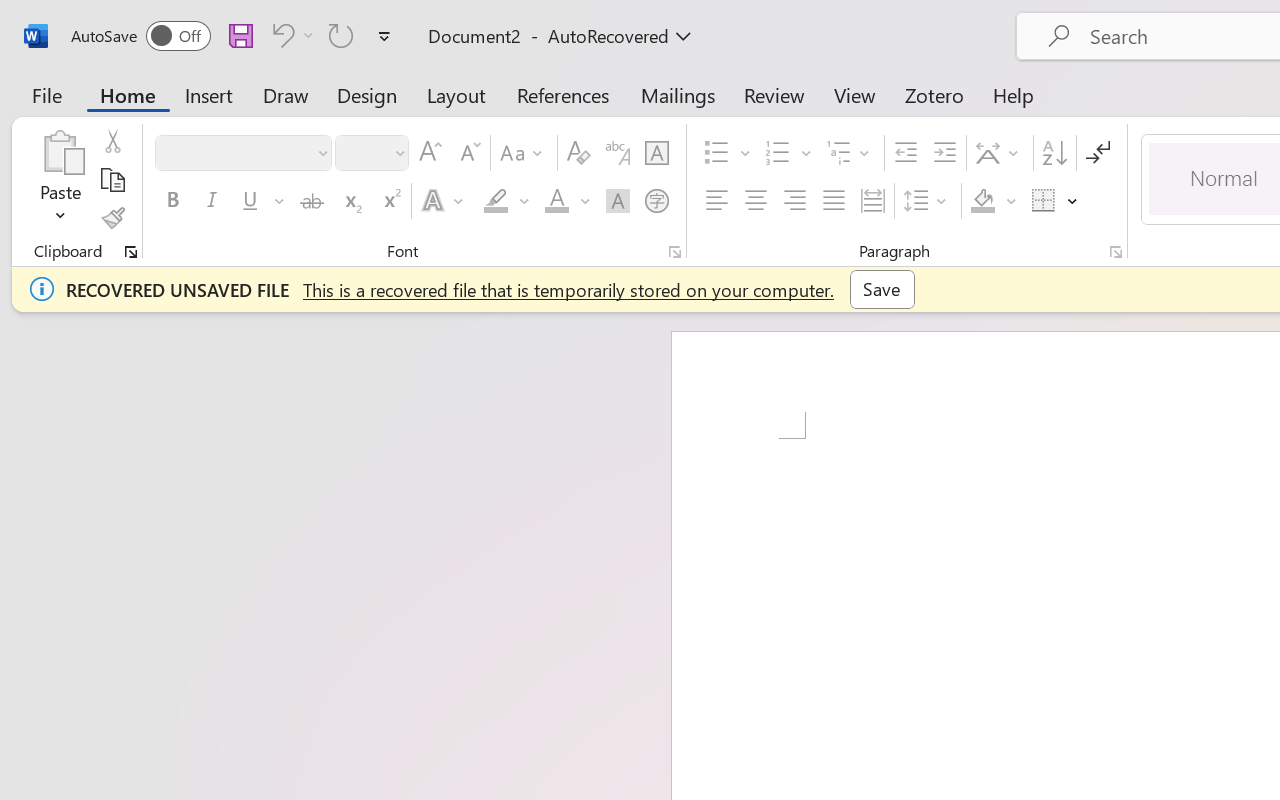  What do you see at coordinates (983, 201) in the screenshot?
I see `'Shading RGB(0, 0, 0)'` at bounding box center [983, 201].